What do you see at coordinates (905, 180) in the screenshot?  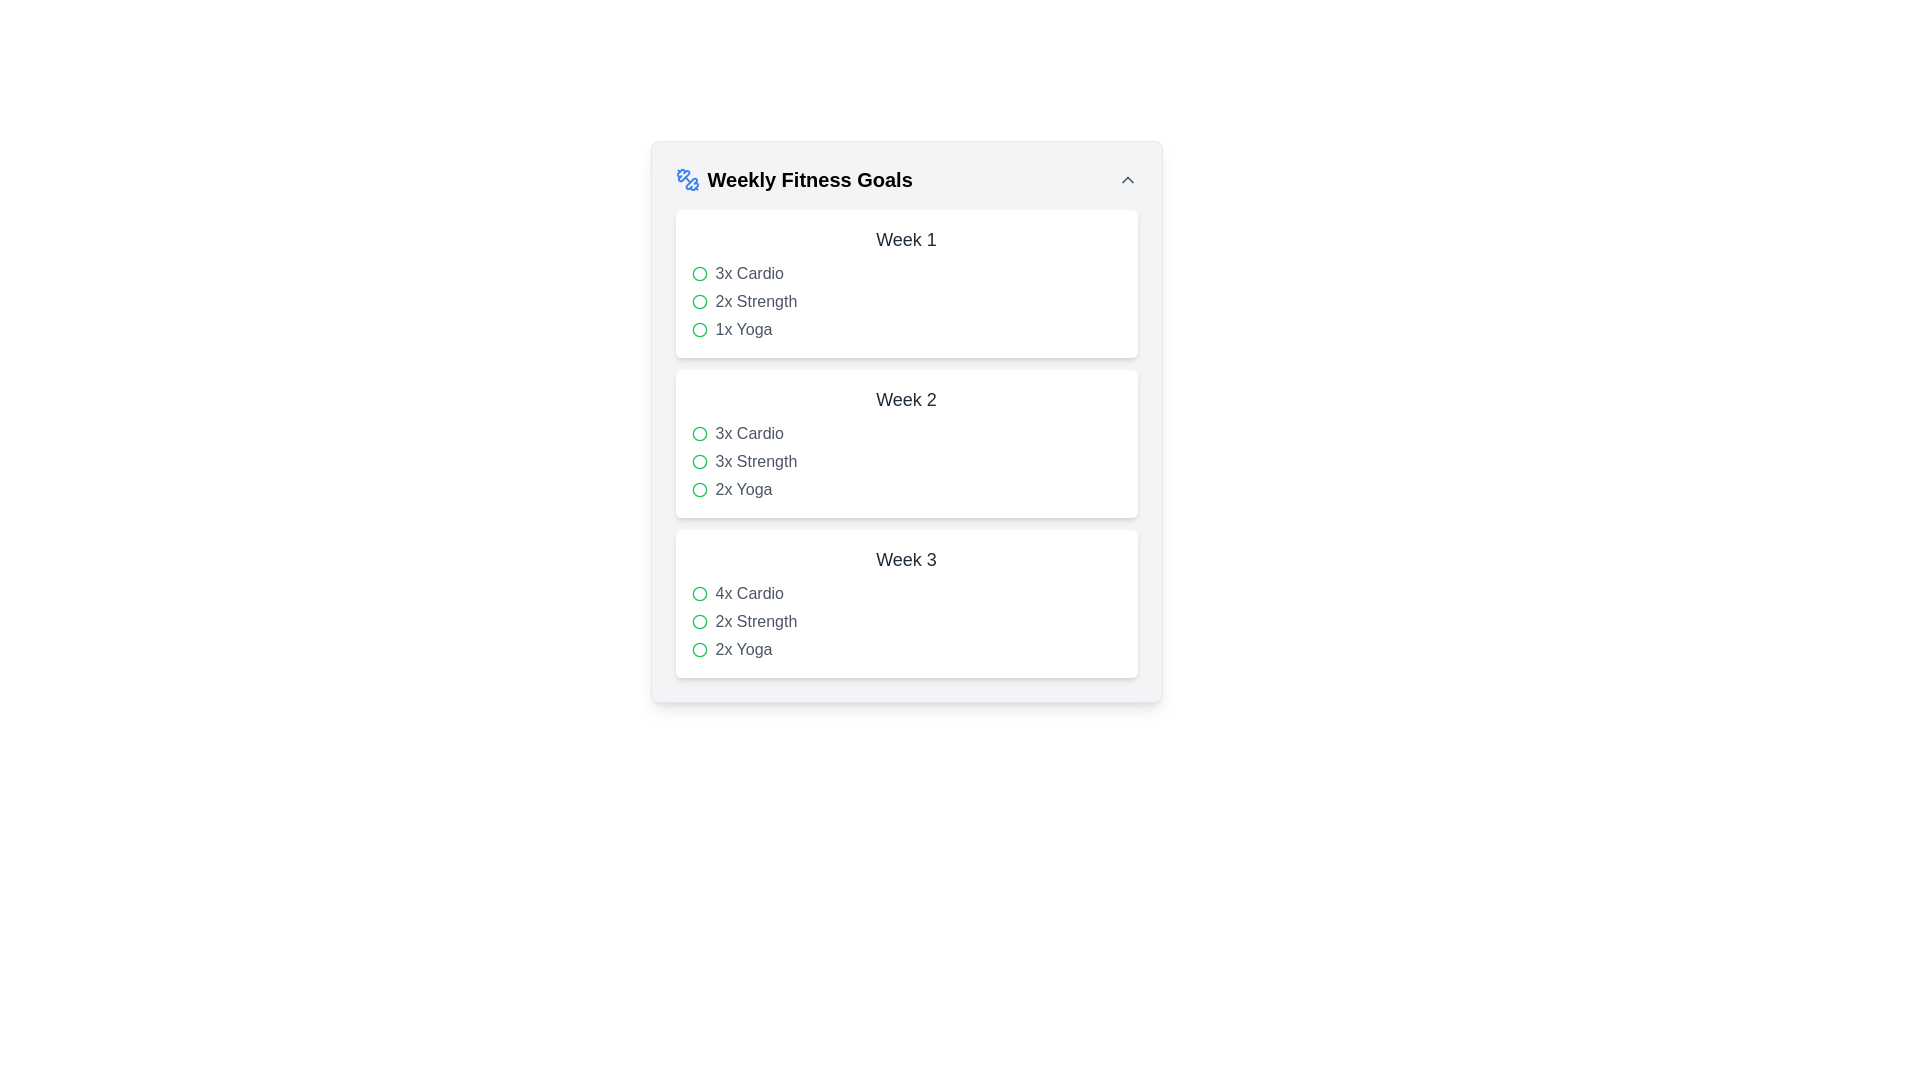 I see `the static text header that describes weekly fitness goals, positioned at the top of the card with decorative icons` at bounding box center [905, 180].